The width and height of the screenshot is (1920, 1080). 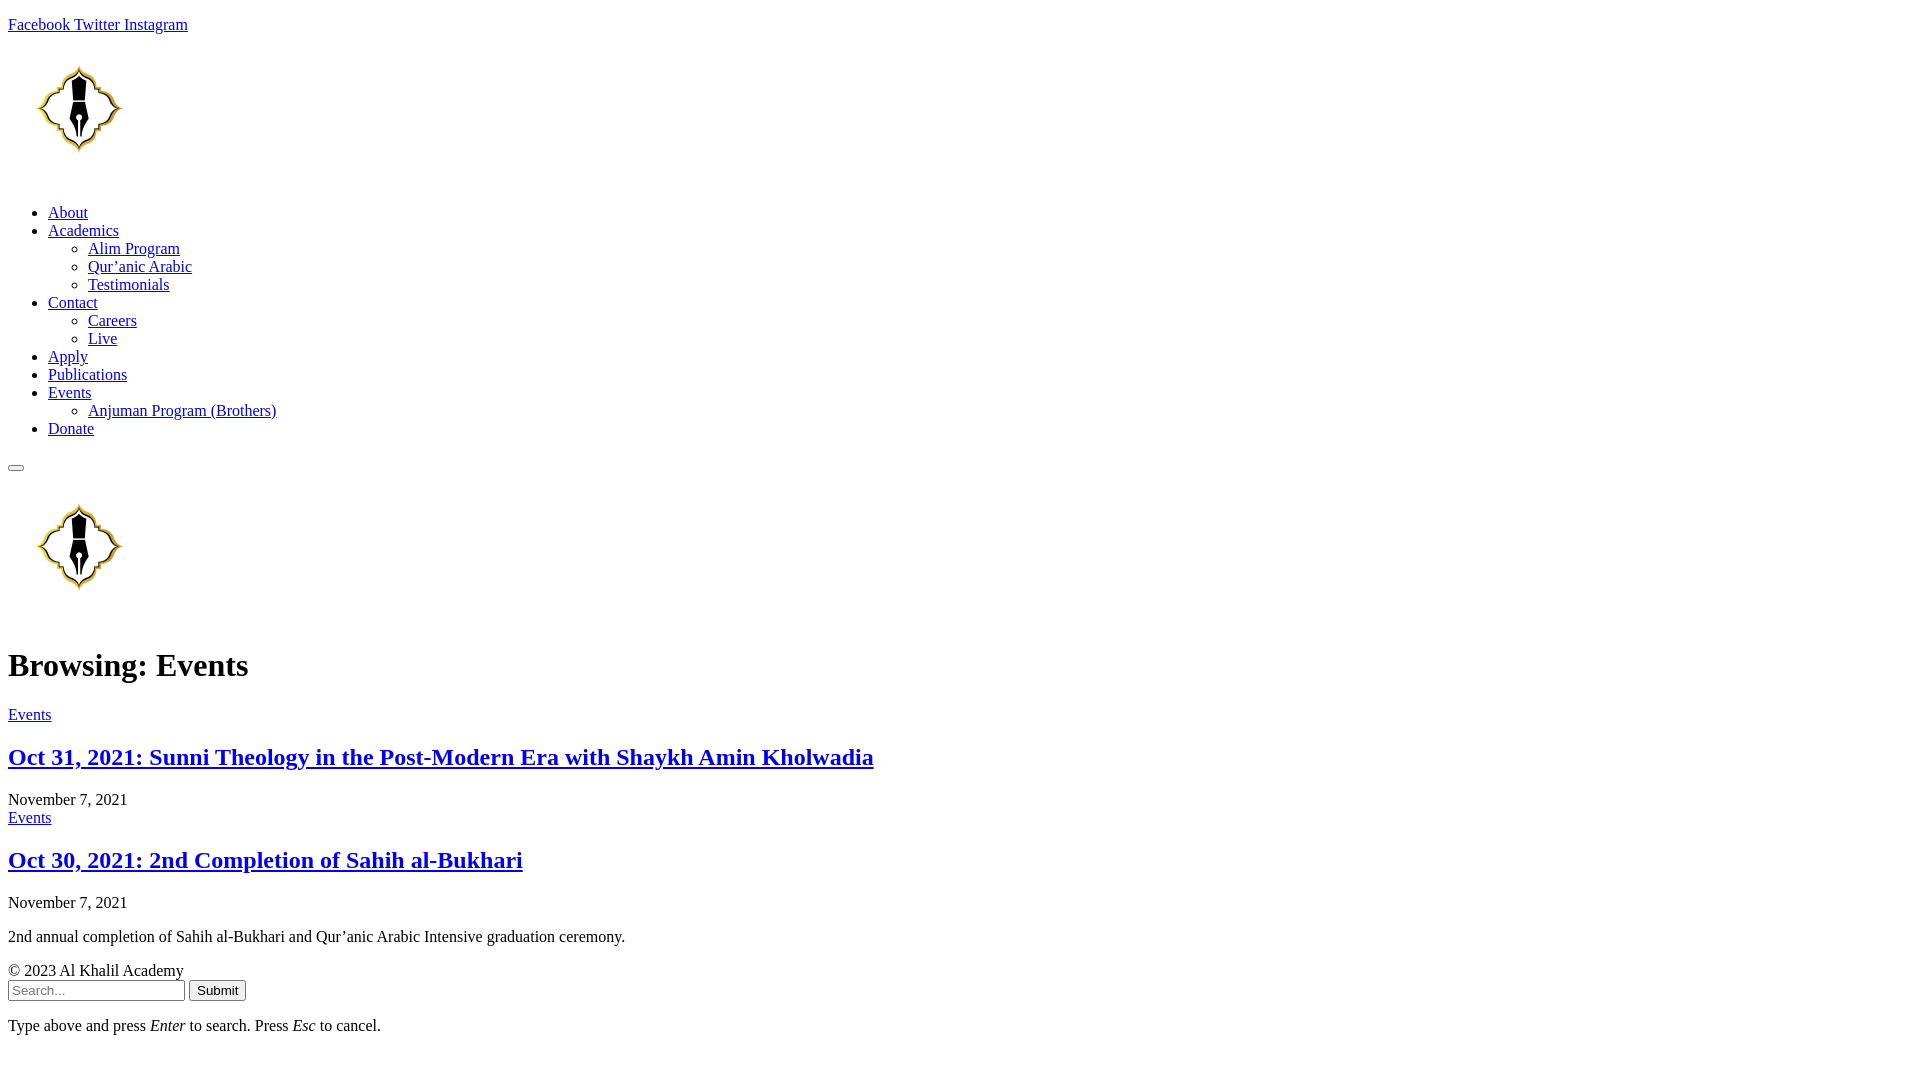 I want to click on 'Live', so click(x=86, y=337).